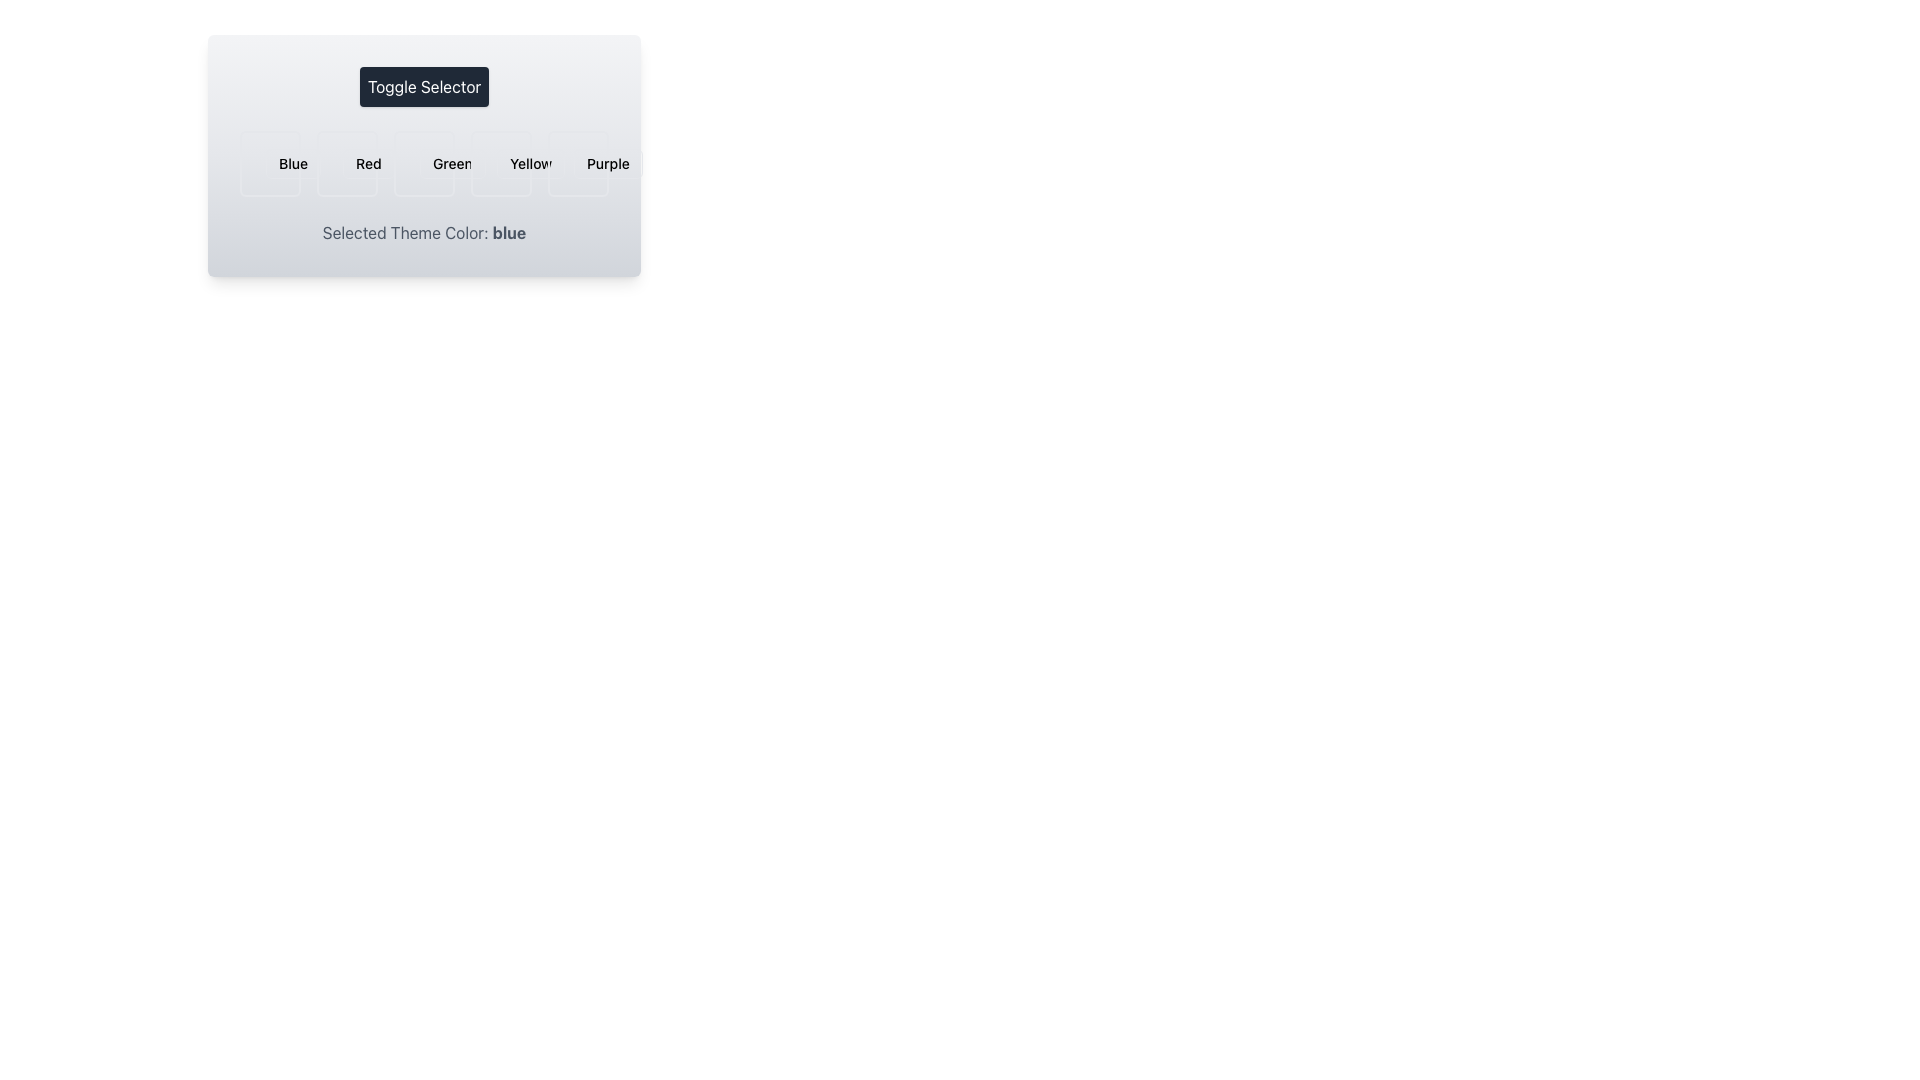 This screenshot has width=1920, height=1080. I want to click on the 'Blue' button in the color selection interface, so click(292, 163).